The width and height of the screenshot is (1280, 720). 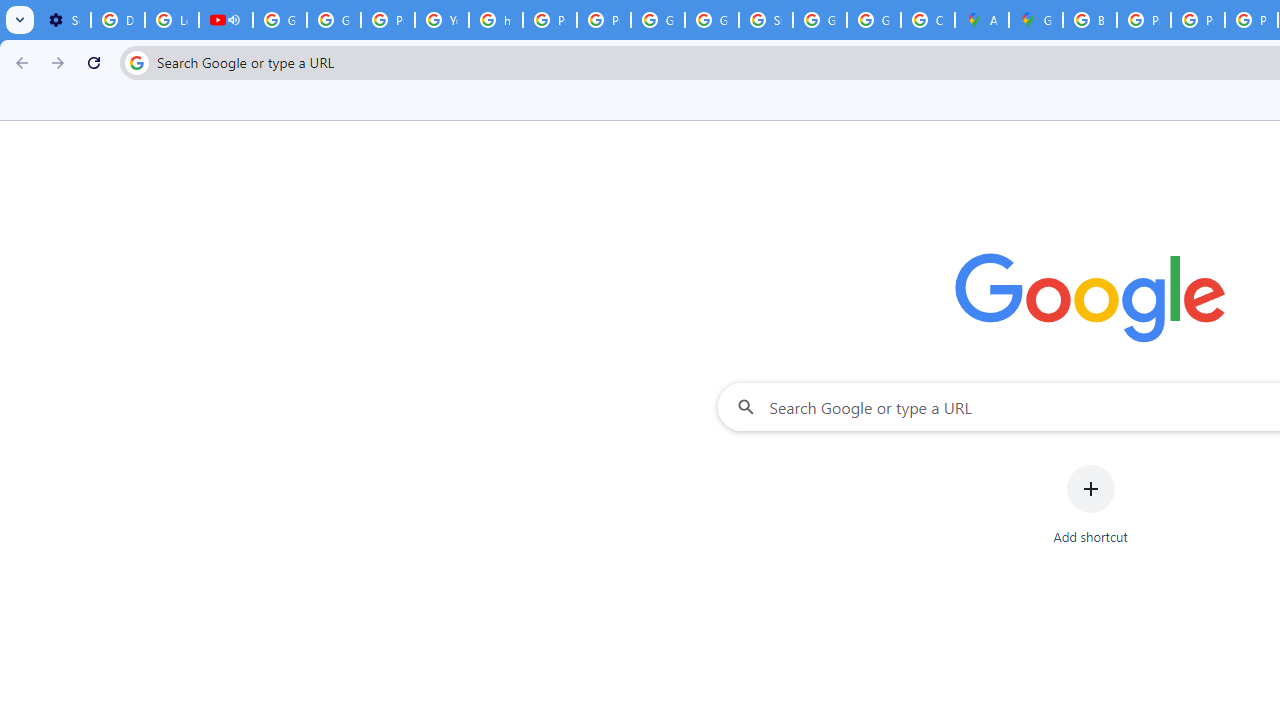 What do you see at coordinates (496, 20) in the screenshot?
I see `'https://scholar.google.com/'` at bounding box center [496, 20].